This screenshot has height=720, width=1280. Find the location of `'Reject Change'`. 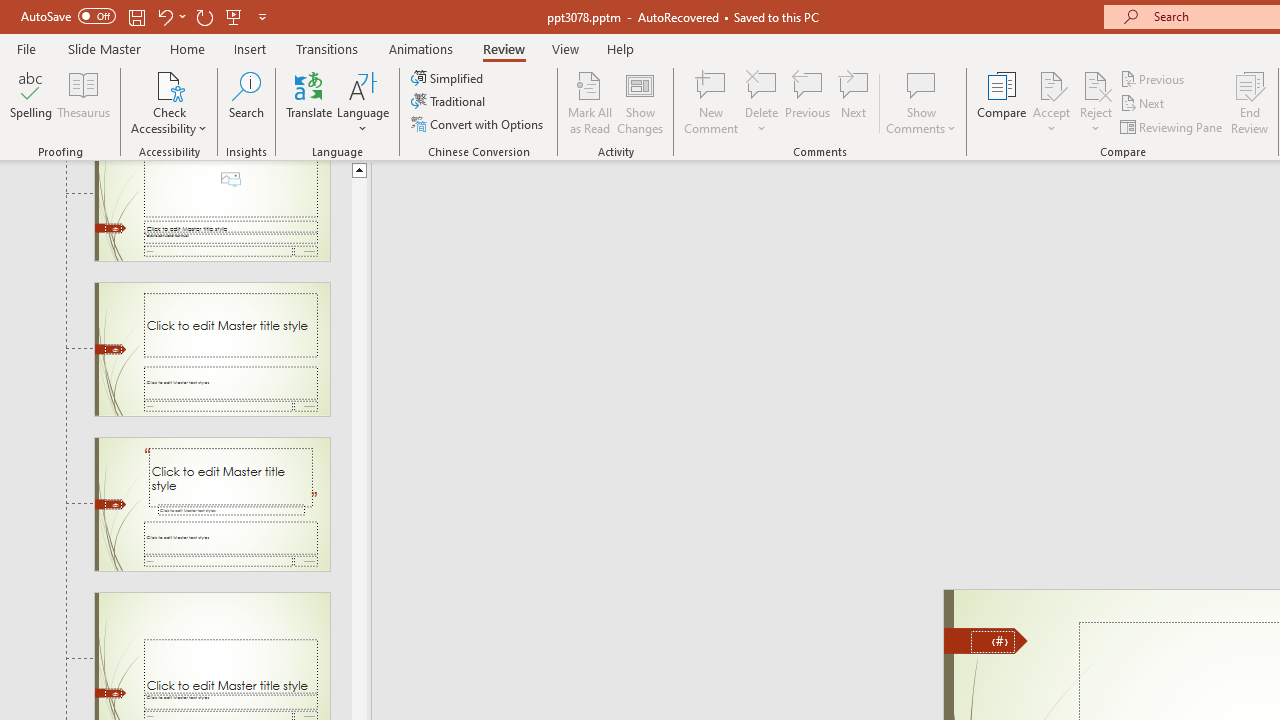

'Reject Change' is located at coordinates (1095, 84).